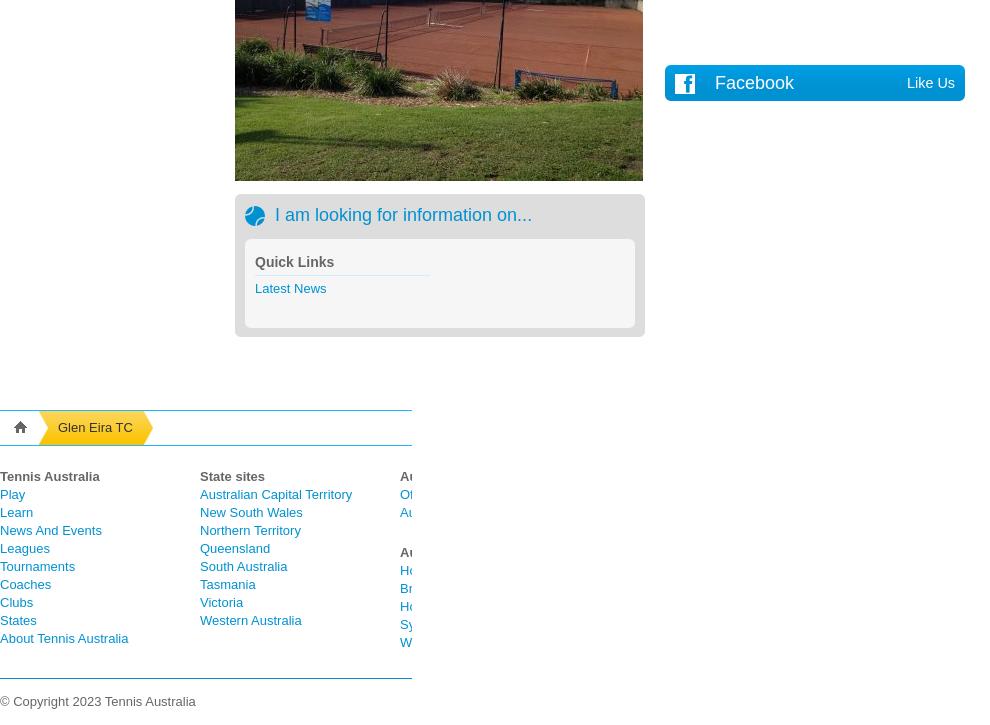 The height and width of the screenshot is (725, 990). Describe the element at coordinates (294, 262) in the screenshot. I see `'Quick Links'` at that location.